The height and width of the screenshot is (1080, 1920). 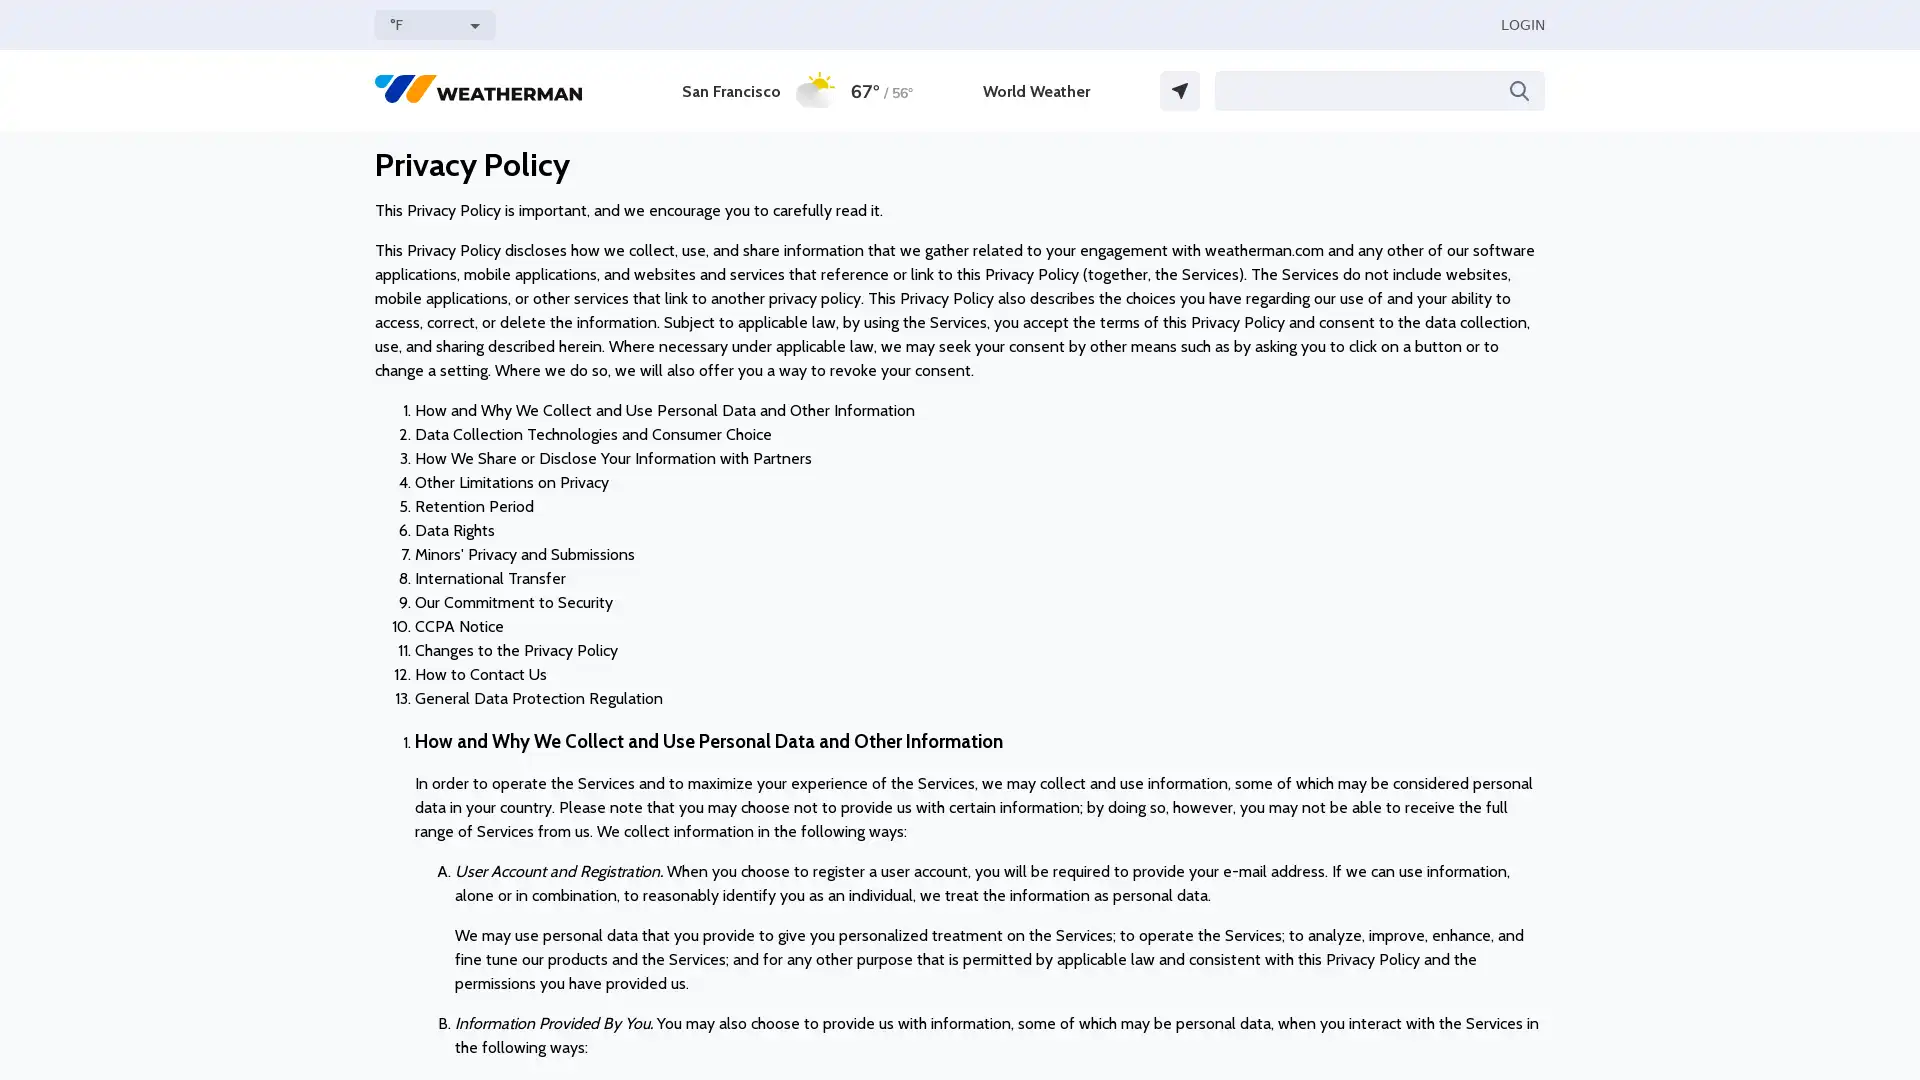 What do you see at coordinates (1521, 24) in the screenshot?
I see `LOGIN` at bounding box center [1521, 24].